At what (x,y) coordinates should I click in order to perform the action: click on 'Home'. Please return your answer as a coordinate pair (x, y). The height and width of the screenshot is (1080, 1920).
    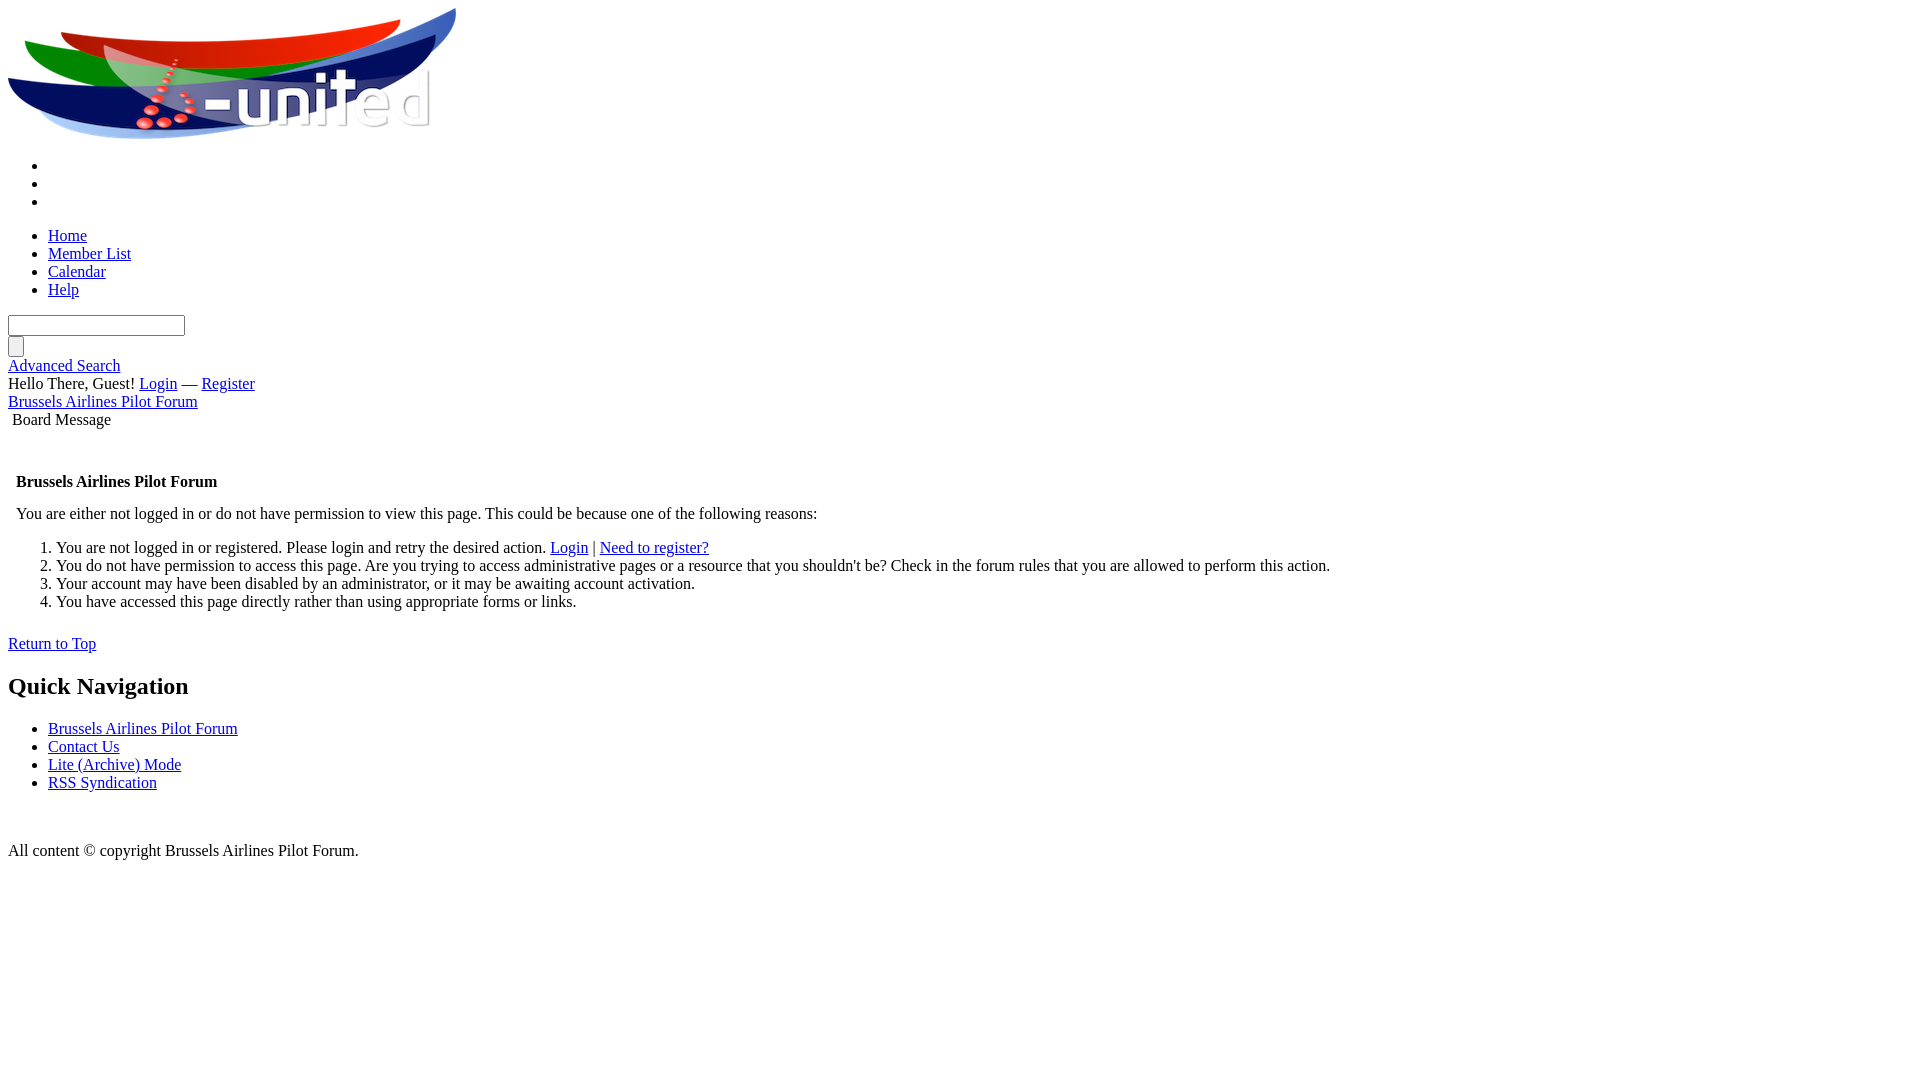
    Looking at the image, I should click on (67, 234).